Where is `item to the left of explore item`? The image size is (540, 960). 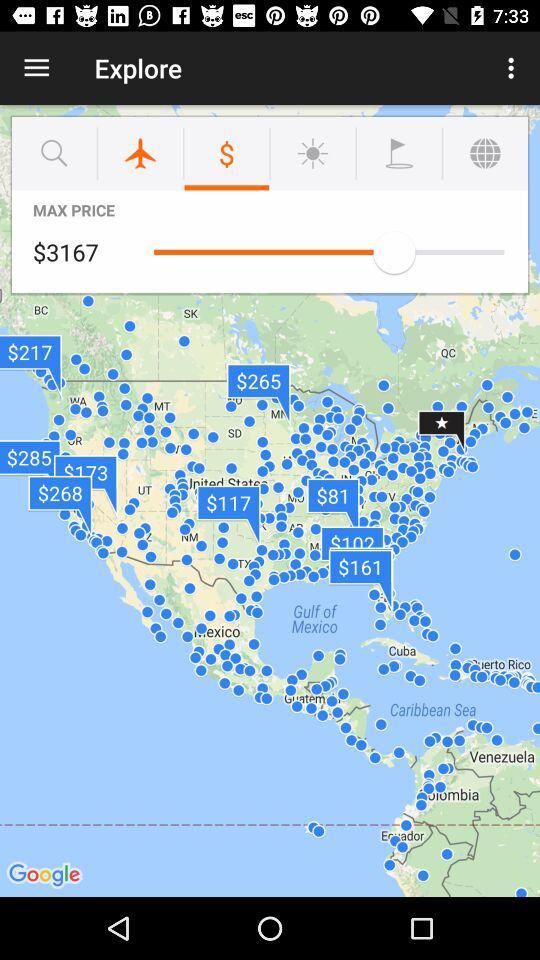
item to the left of explore item is located at coordinates (36, 68).